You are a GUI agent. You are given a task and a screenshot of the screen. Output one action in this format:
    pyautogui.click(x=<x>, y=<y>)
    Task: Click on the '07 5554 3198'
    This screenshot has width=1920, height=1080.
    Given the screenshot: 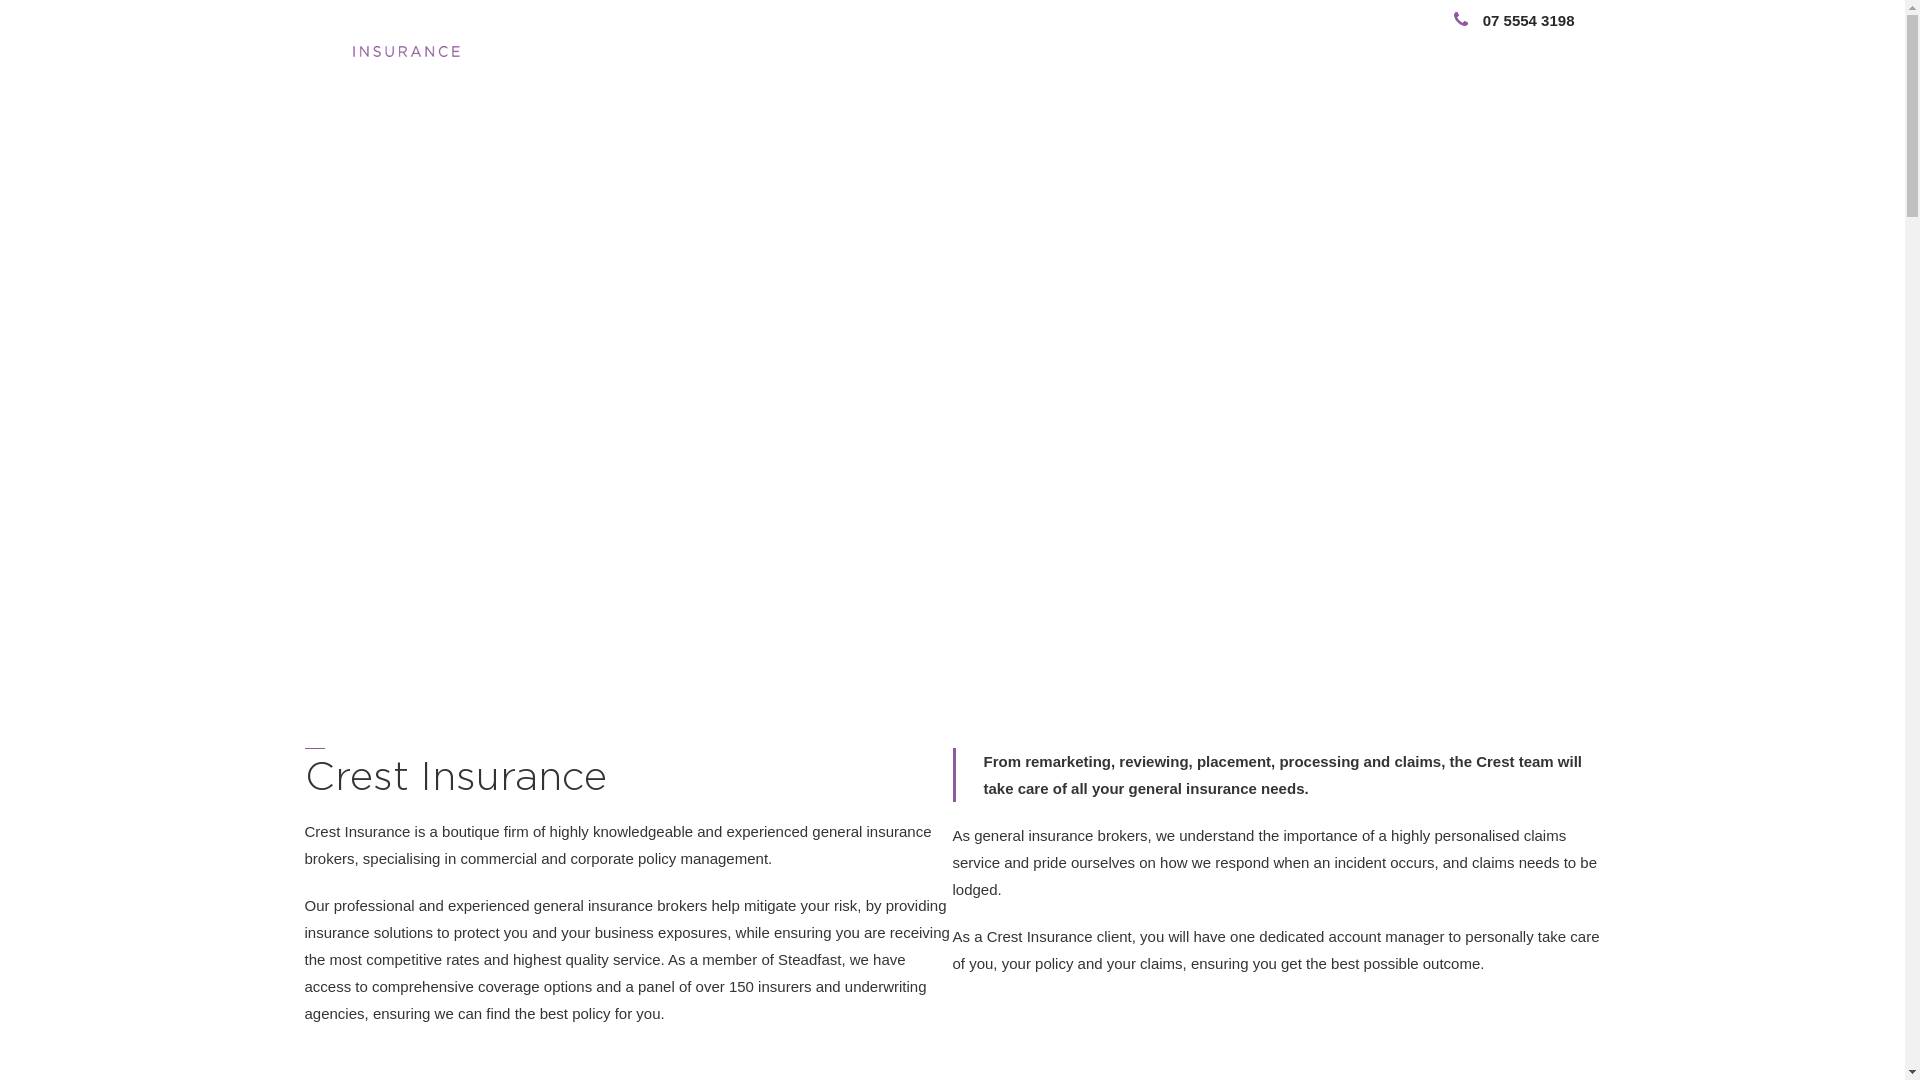 What is the action you would take?
    pyautogui.click(x=1427, y=20)
    